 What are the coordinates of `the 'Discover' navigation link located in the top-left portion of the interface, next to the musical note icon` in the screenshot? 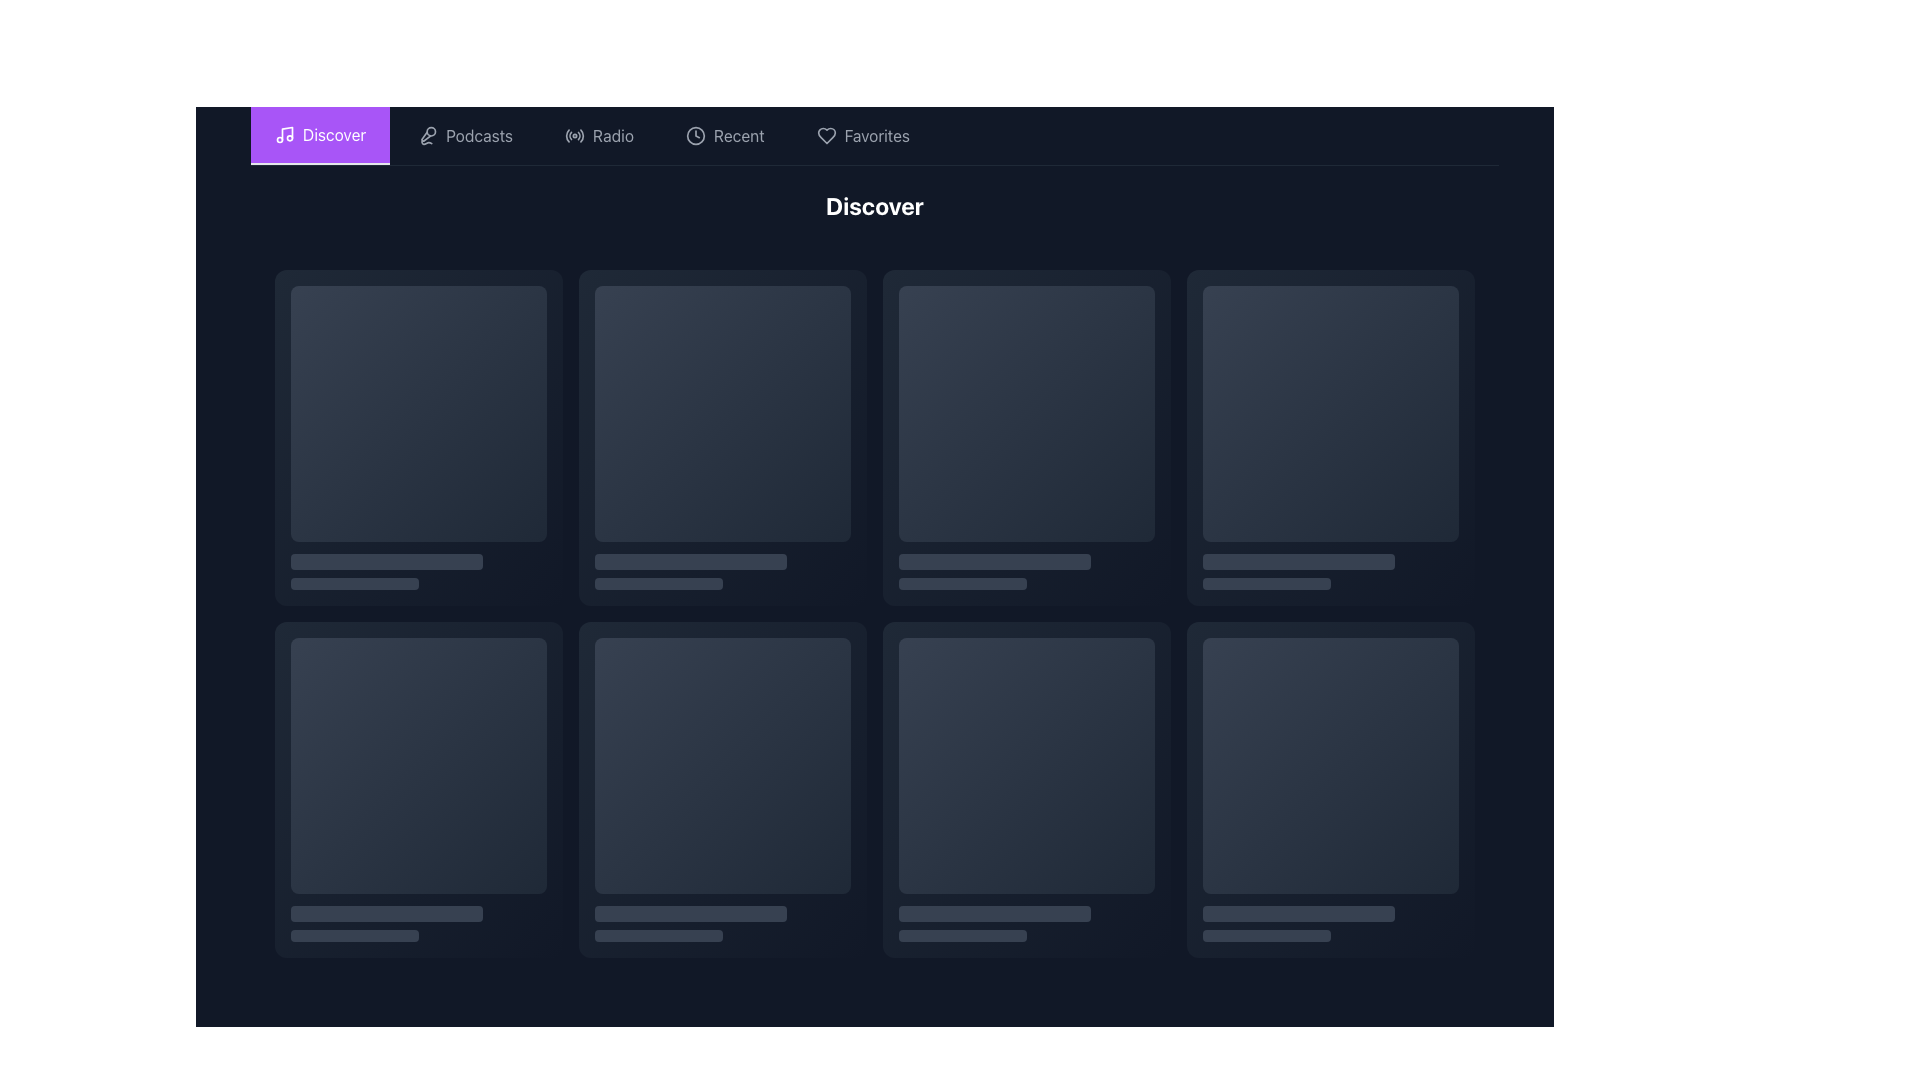 It's located at (334, 135).